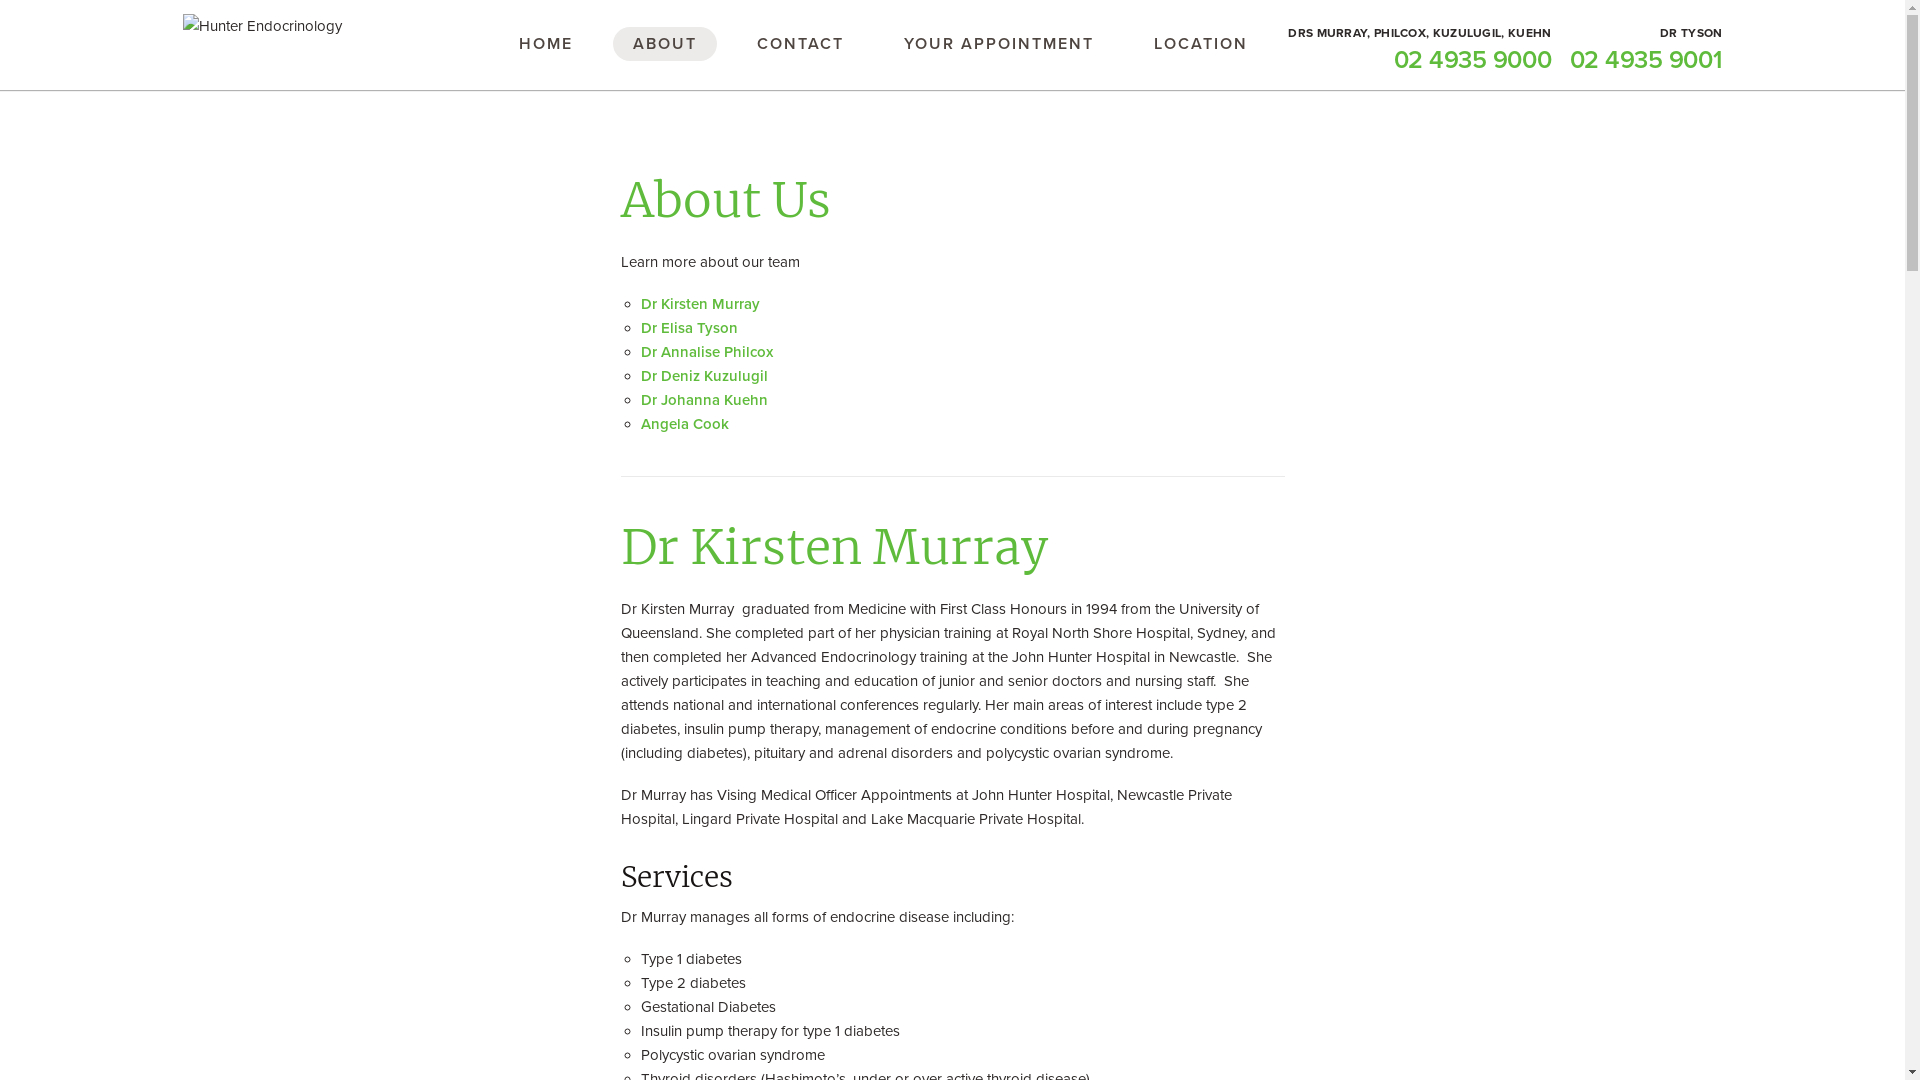  What do you see at coordinates (998, 43) in the screenshot?
I see `'YOUR APPOINTMENT'` at bounding box center [998, 43].